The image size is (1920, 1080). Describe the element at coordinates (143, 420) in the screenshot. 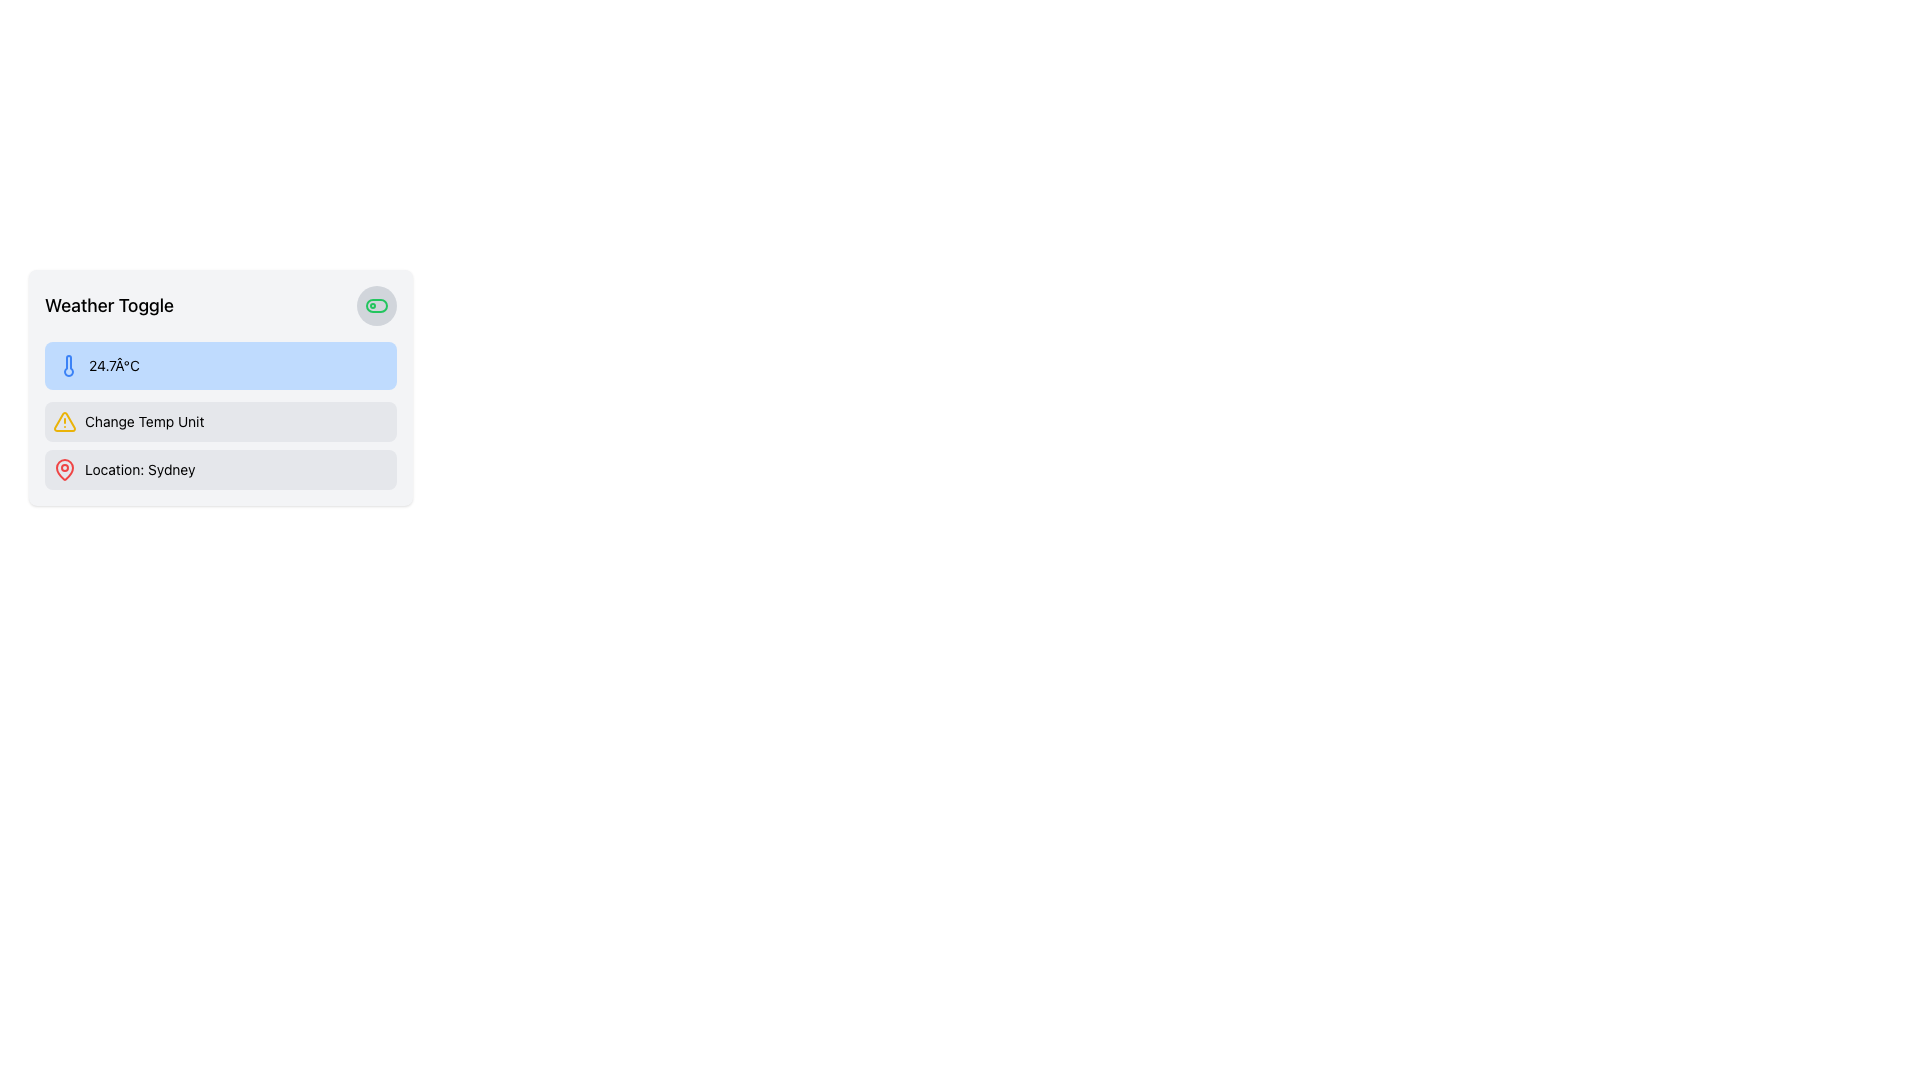

I see `the 'Change Temp Unit' text label, which is displayed in a small-sized sans-serif font with a light gray background and rounded edges, positioned centrally below the thermostat reading` at that location.